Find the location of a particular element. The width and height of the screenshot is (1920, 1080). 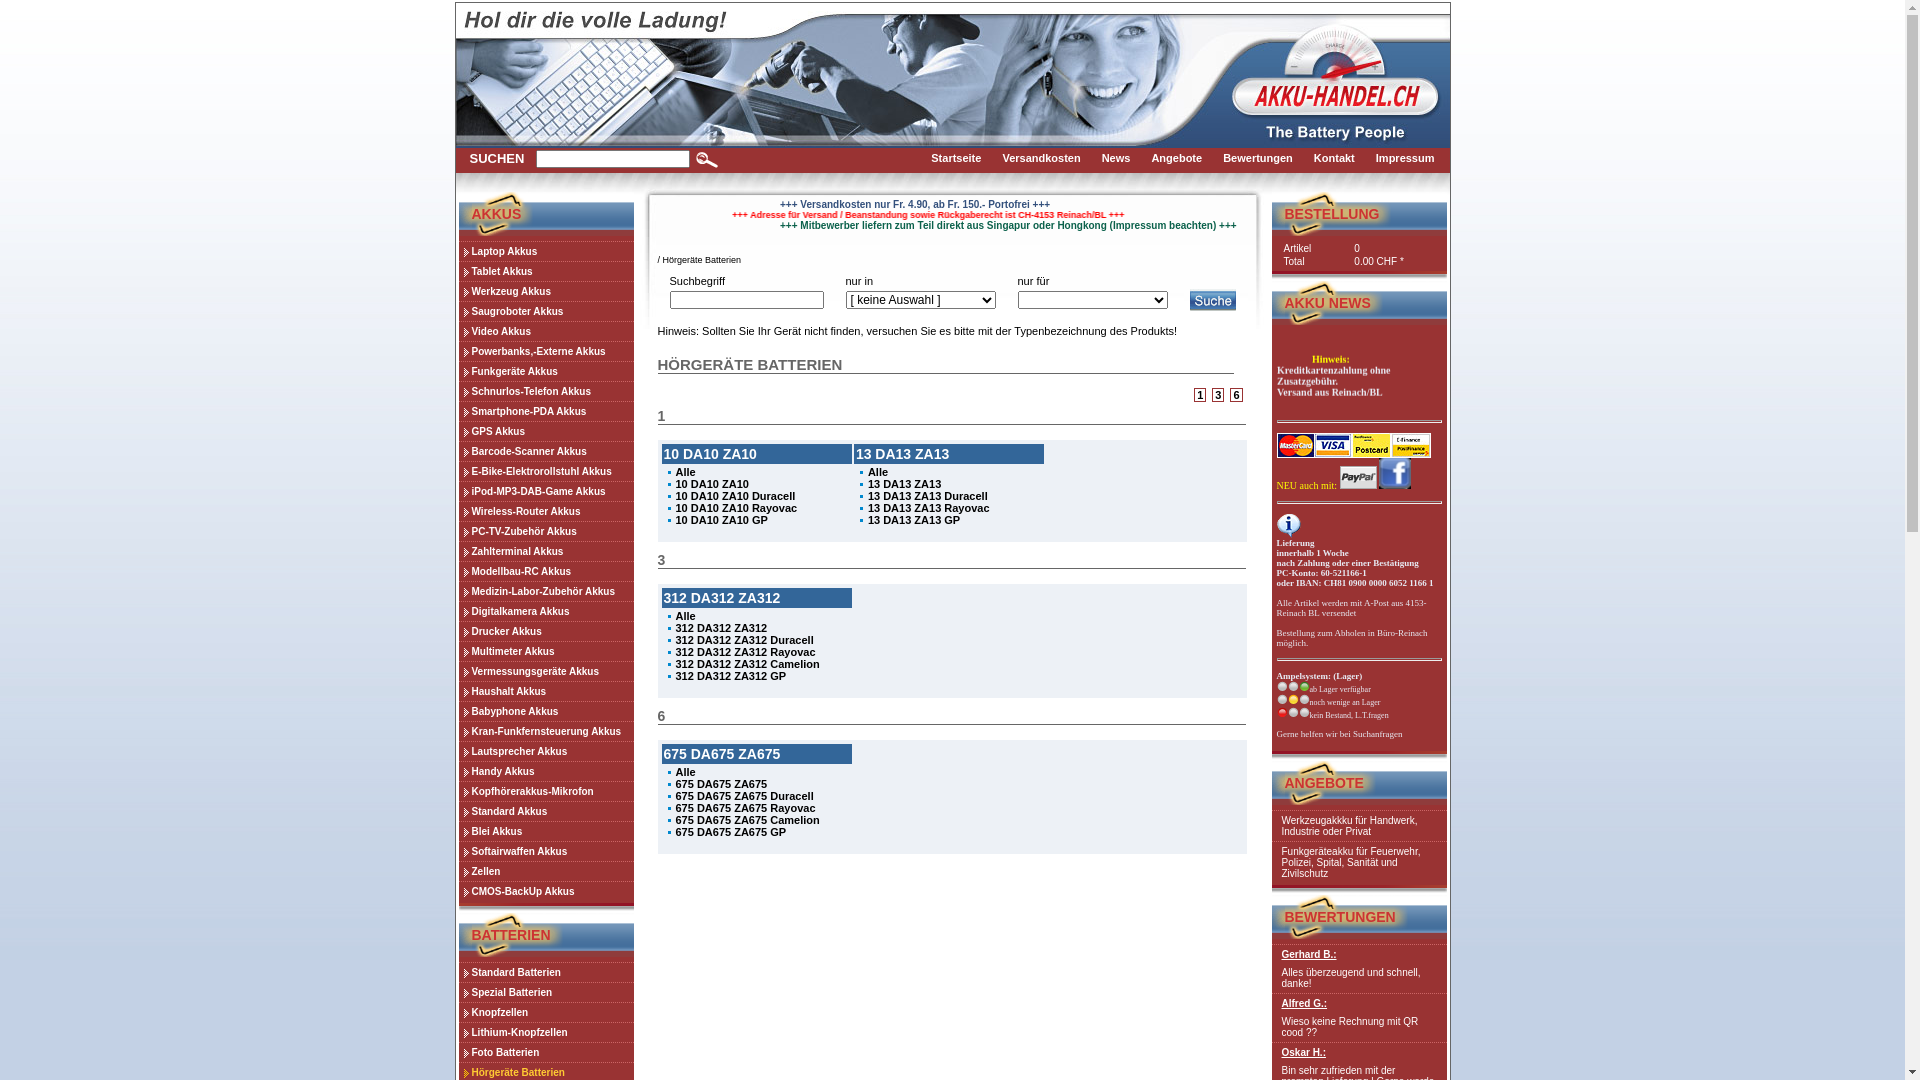

'Smartphone-PDA Akkus' is located at coordinates (545, 410).